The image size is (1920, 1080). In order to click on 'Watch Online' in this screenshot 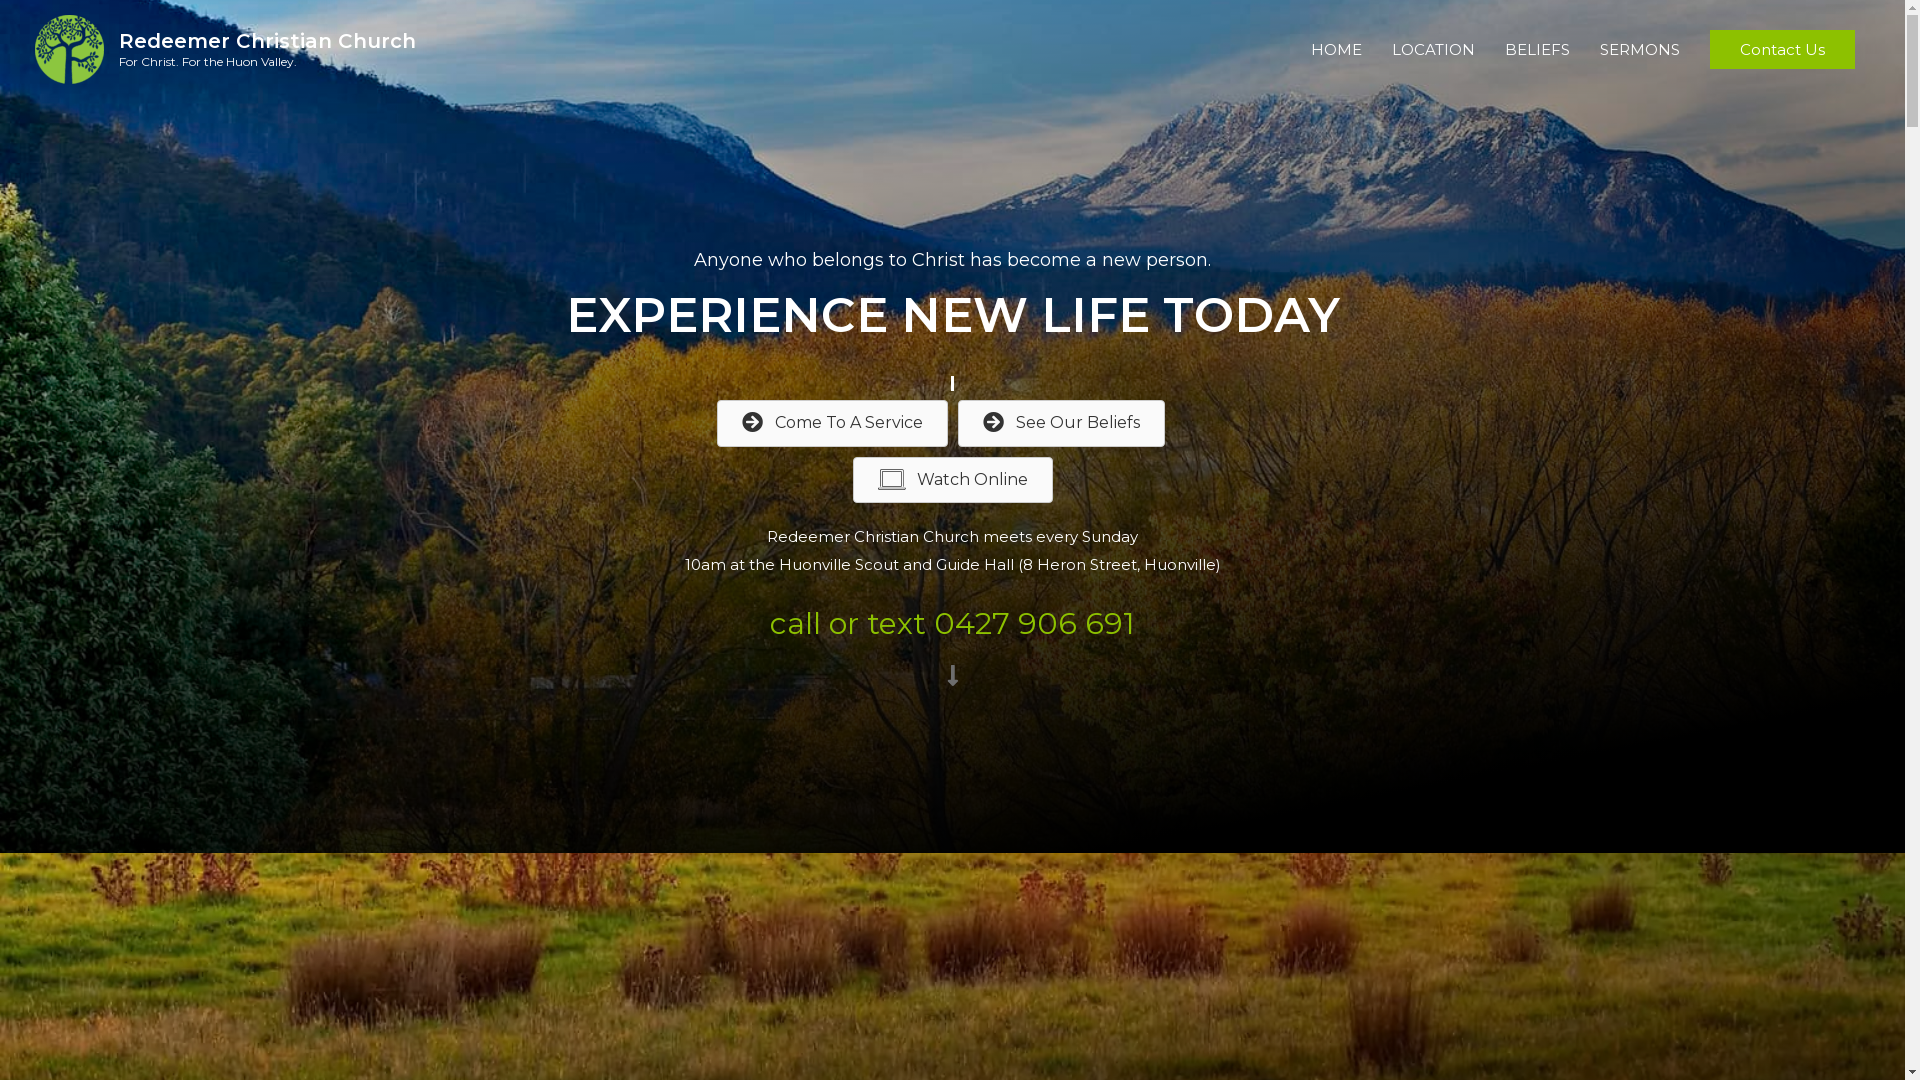, I will do `click(950, 480)`.